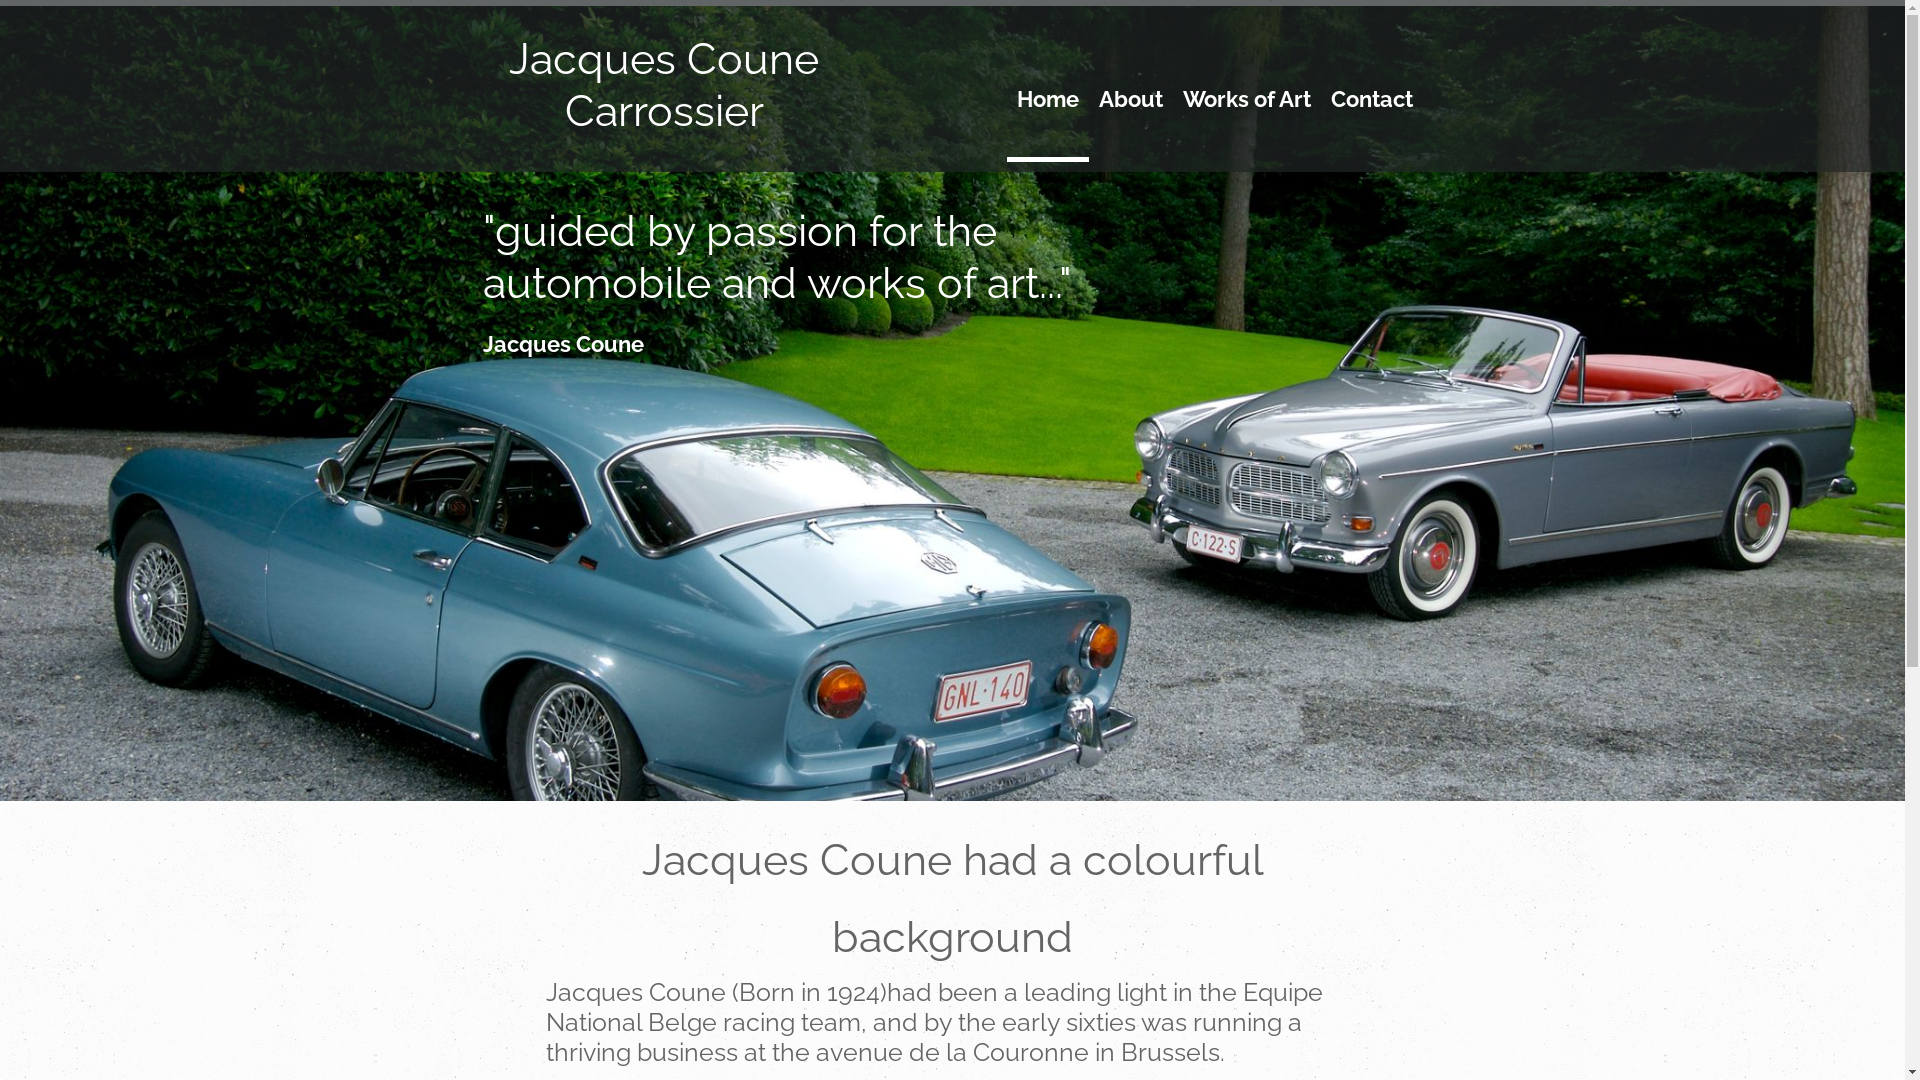  What do you see at coordinates (1245, 117) in the screenshot?
I see `'Works of Art'` at bounding box center [1245, 117].